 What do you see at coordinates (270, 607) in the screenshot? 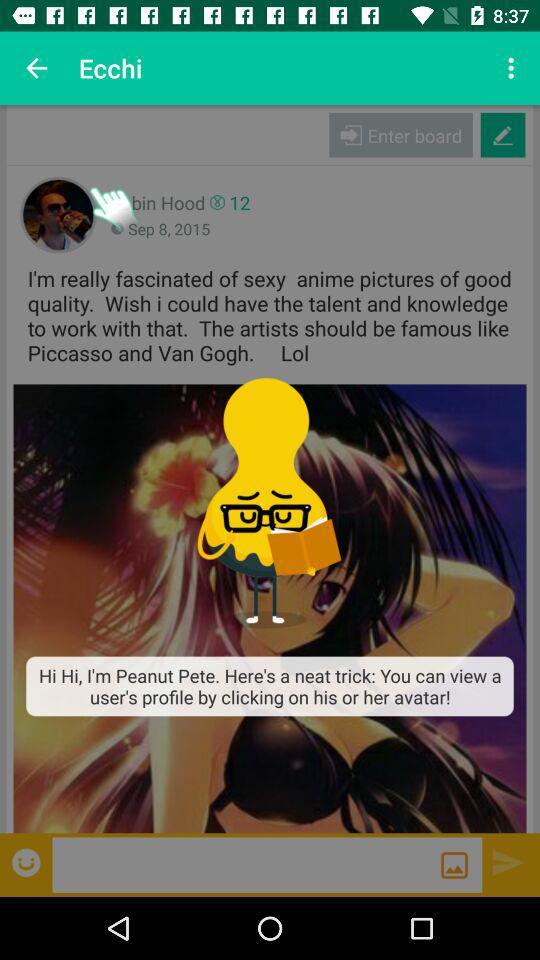
I see `profile` at bounding box center [270, 607].